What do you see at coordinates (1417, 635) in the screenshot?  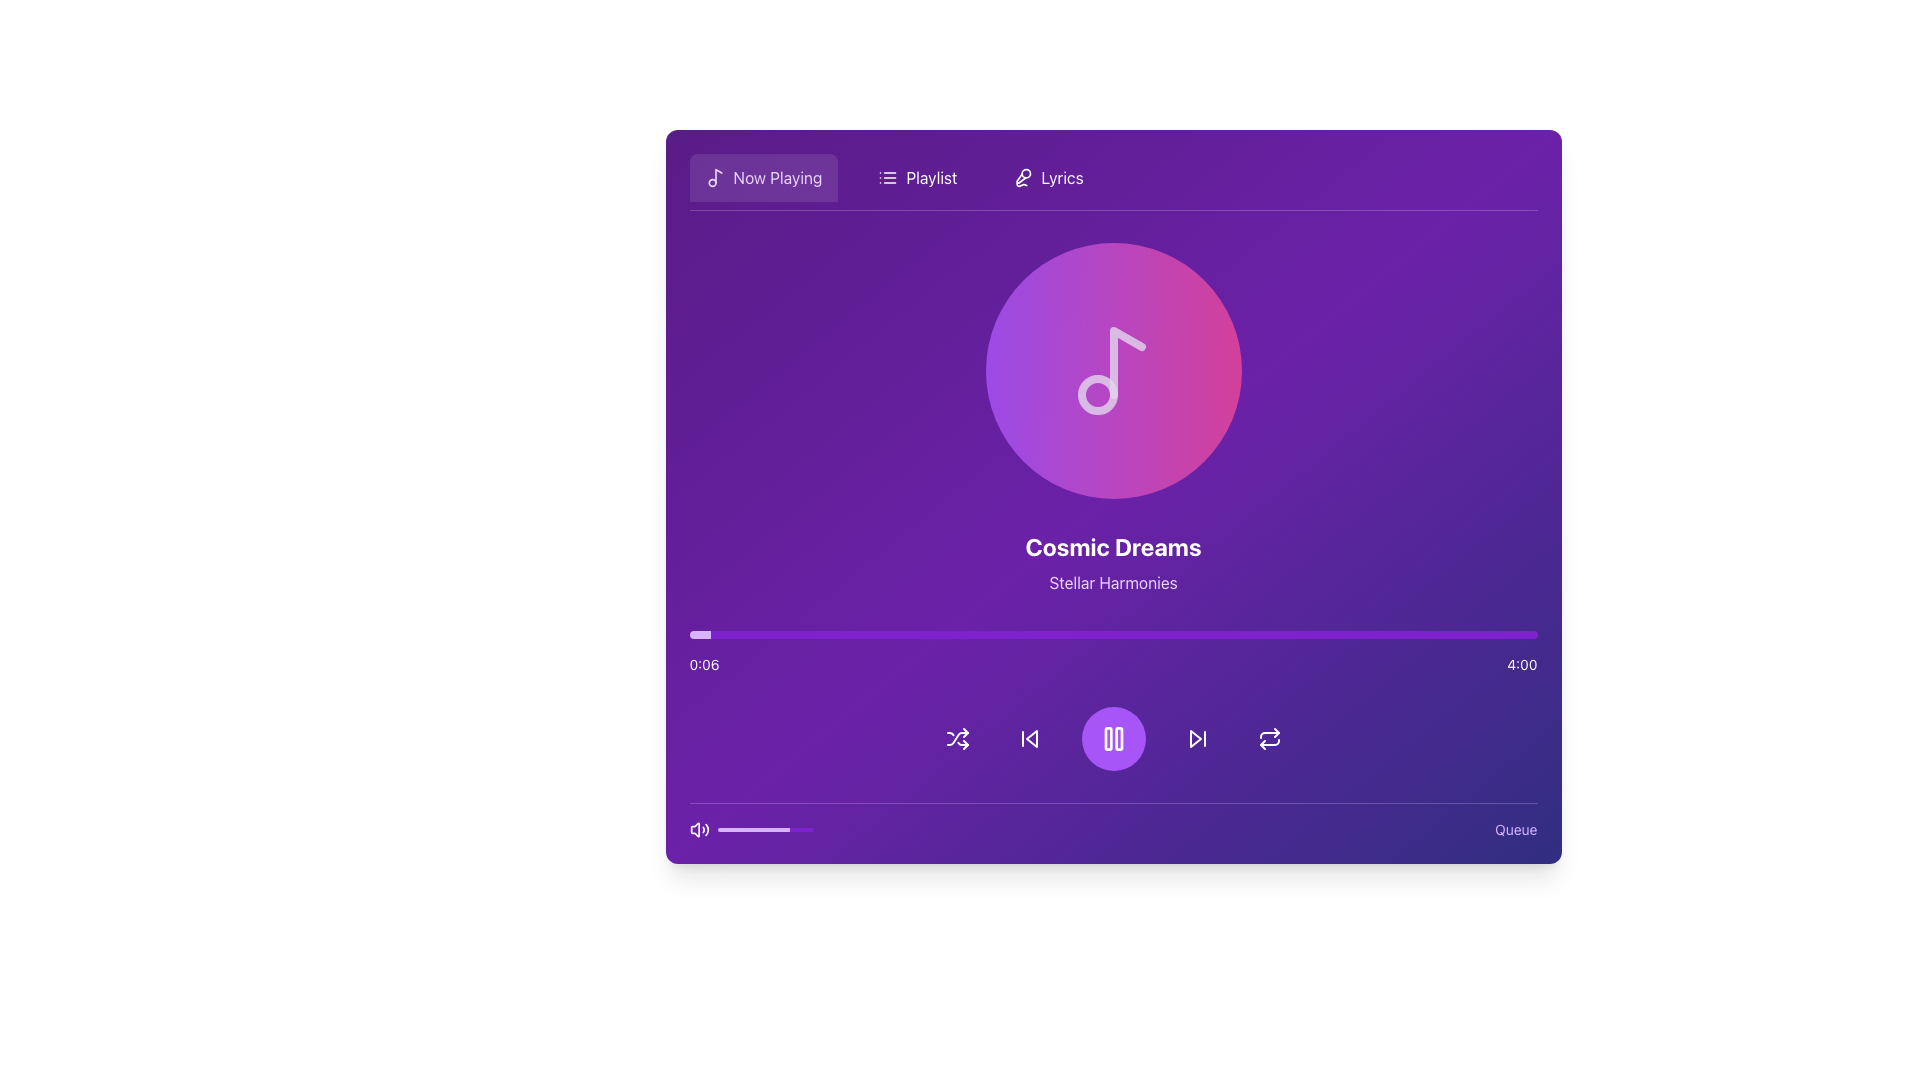 I see `playback progress` at bounding box center [1417, 635].